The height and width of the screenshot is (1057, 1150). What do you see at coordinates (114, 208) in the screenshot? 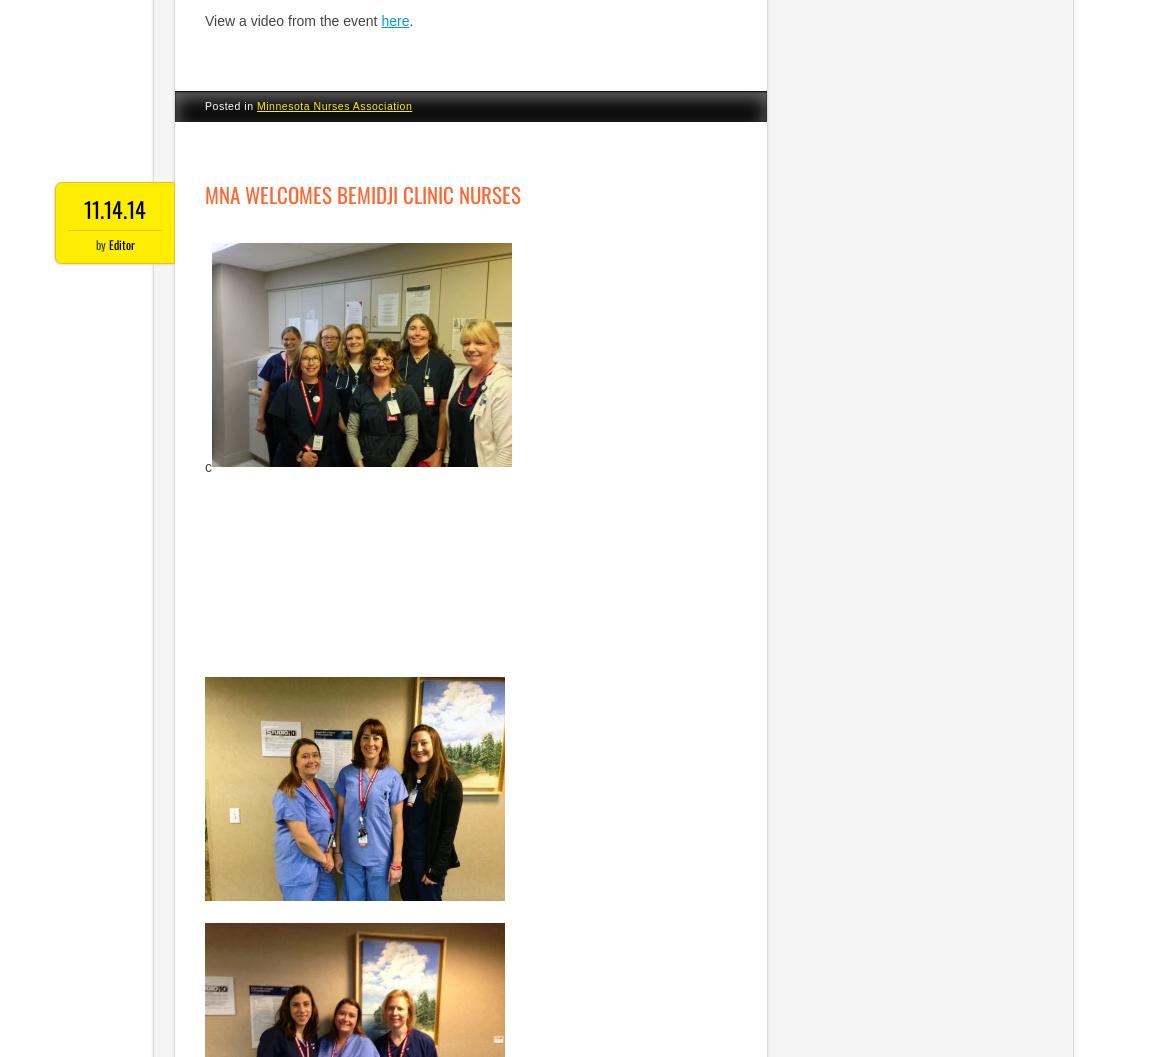
I see `'11.14.14'` at bounding box center [114, 208].